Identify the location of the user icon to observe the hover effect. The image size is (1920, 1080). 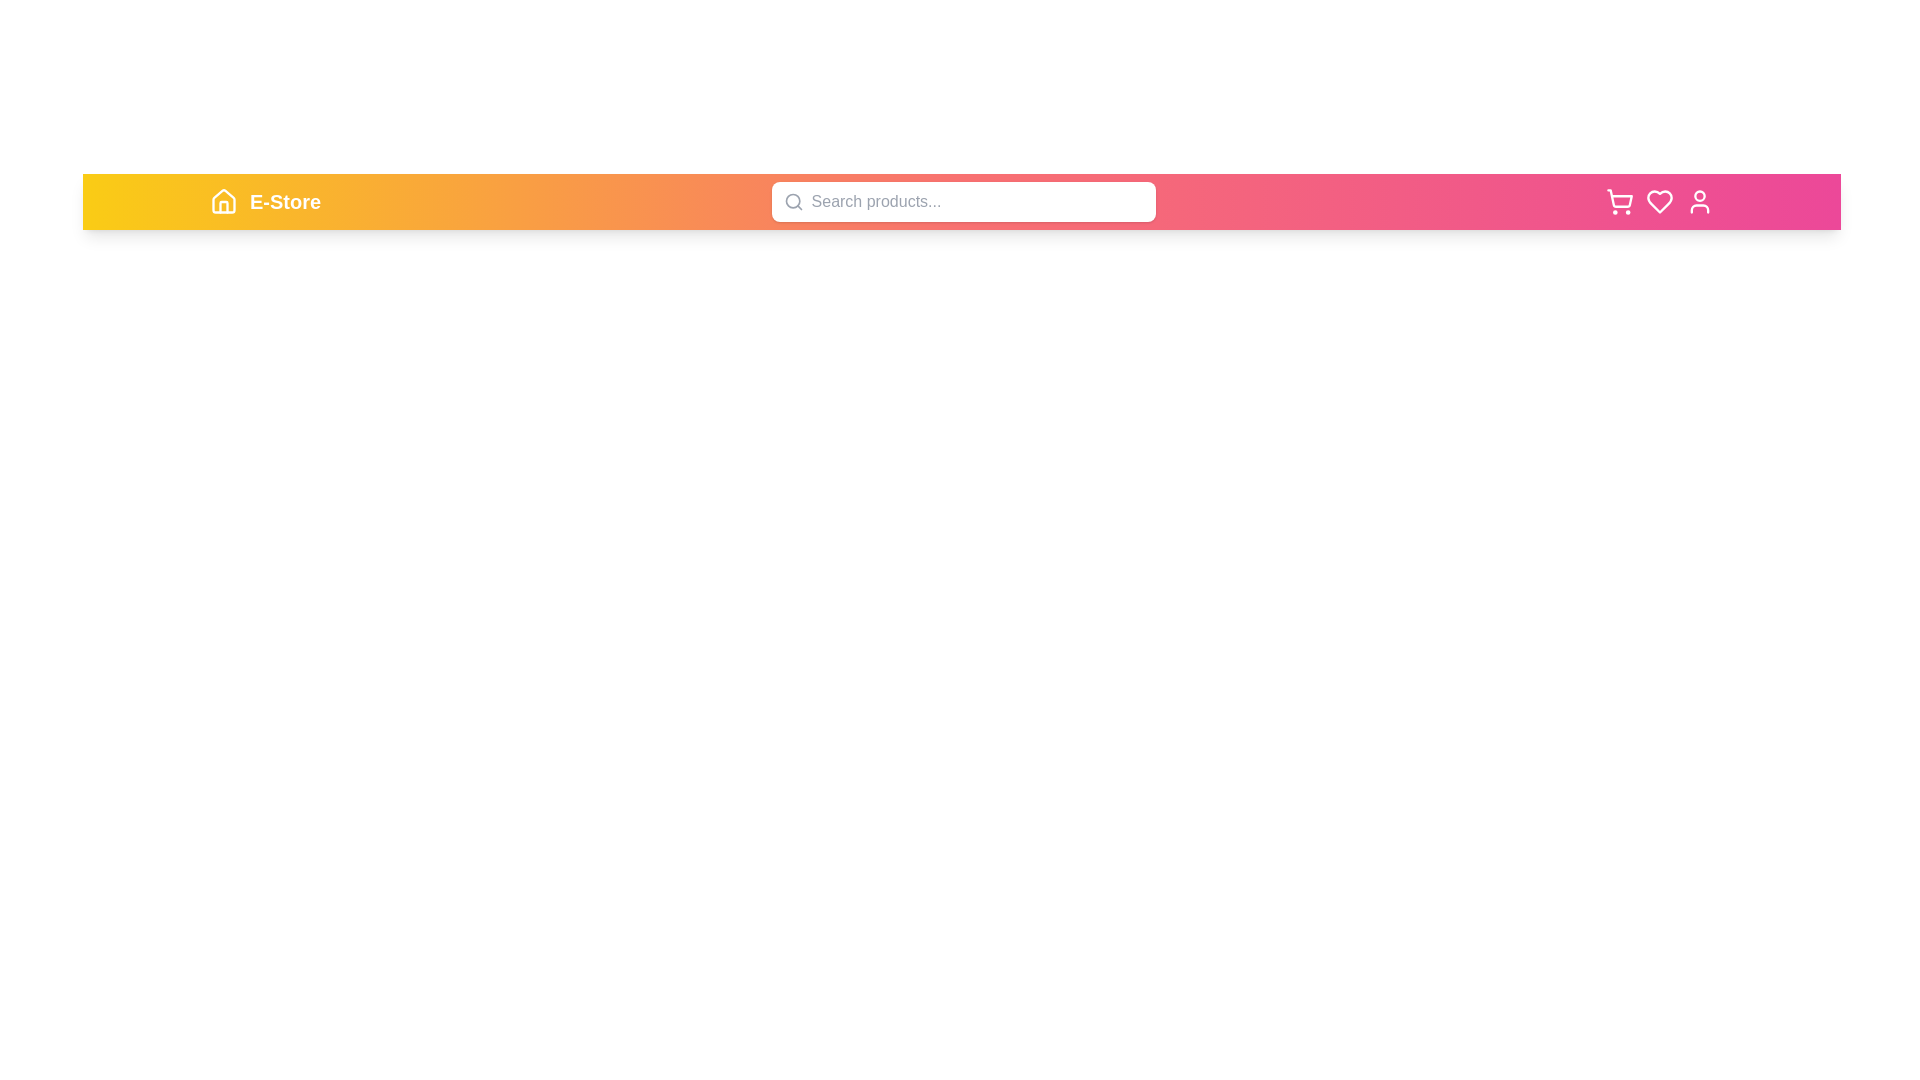
(1698, 201).